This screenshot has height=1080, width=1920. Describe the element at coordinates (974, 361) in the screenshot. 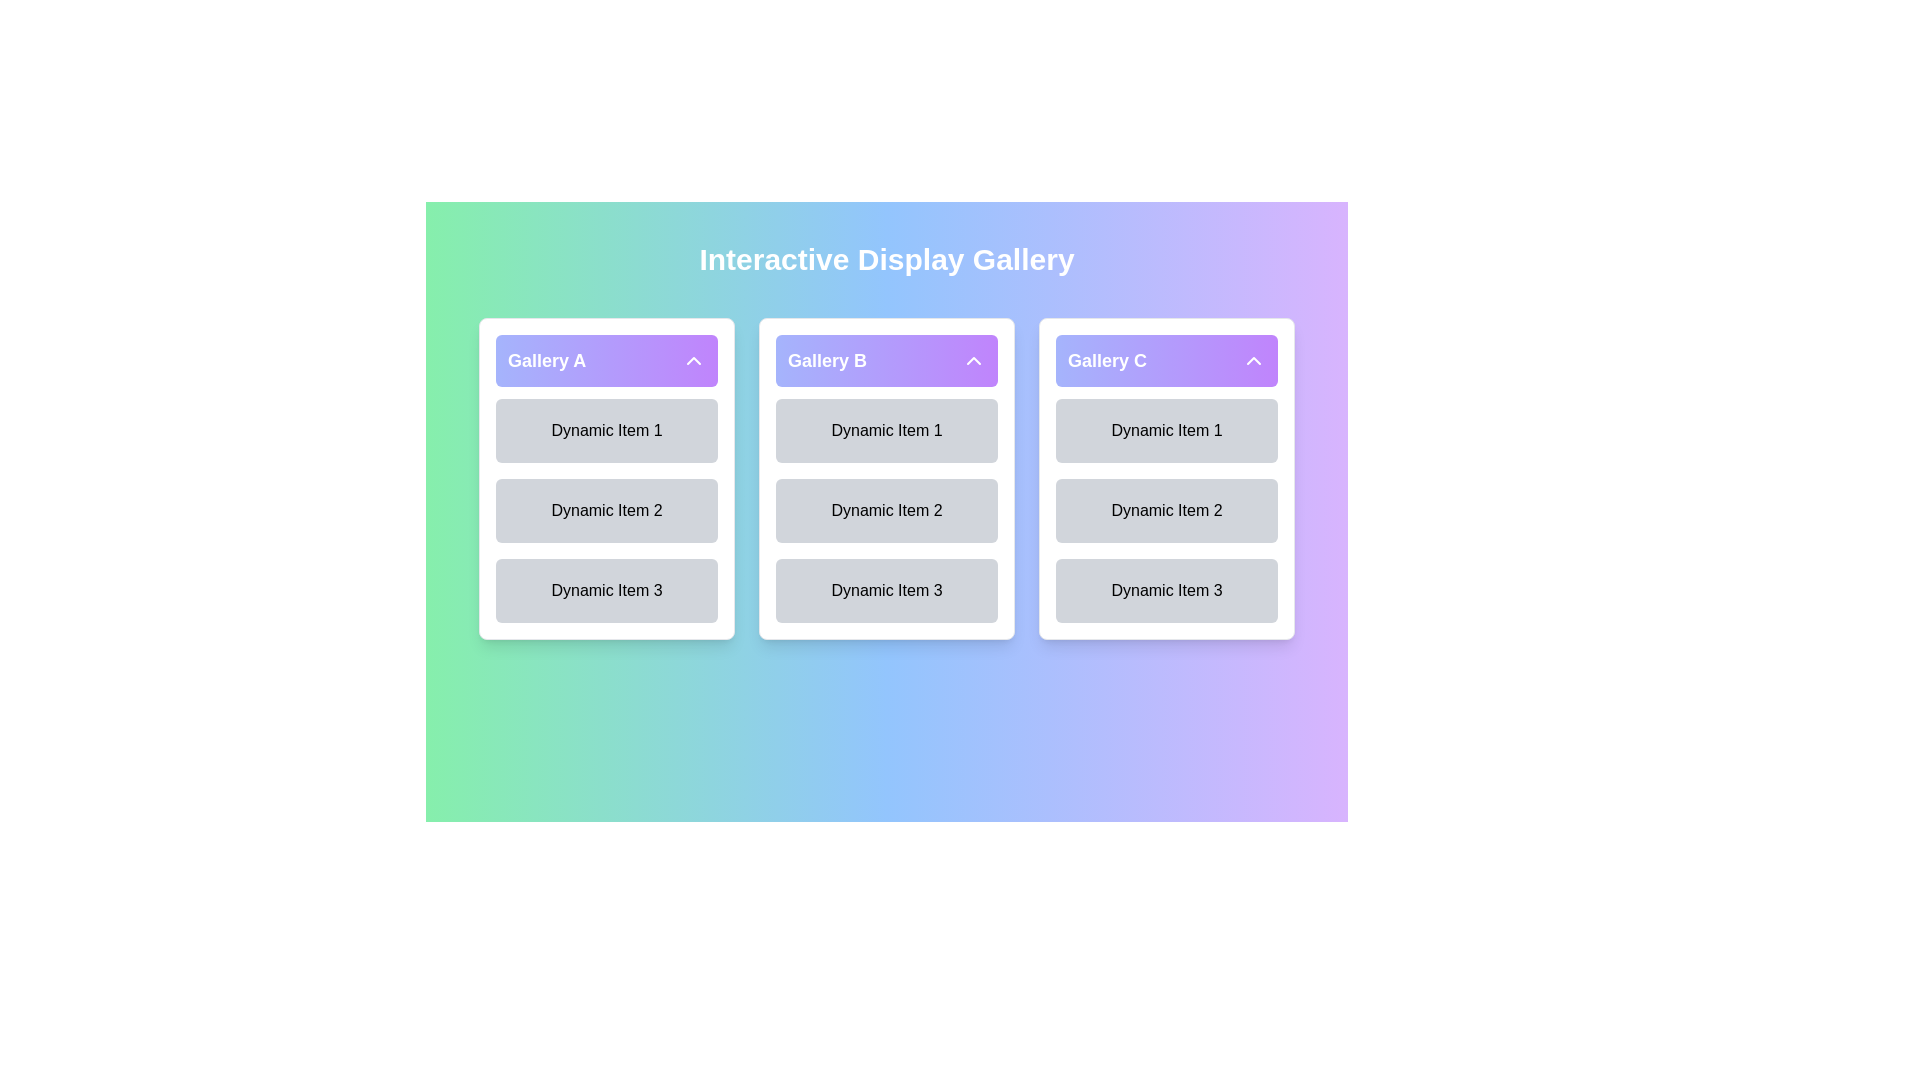

I see `the upward-pointing chevron icon located in the title bar of the 'Gallery B' card, positioned at the top-right corner` at that location.